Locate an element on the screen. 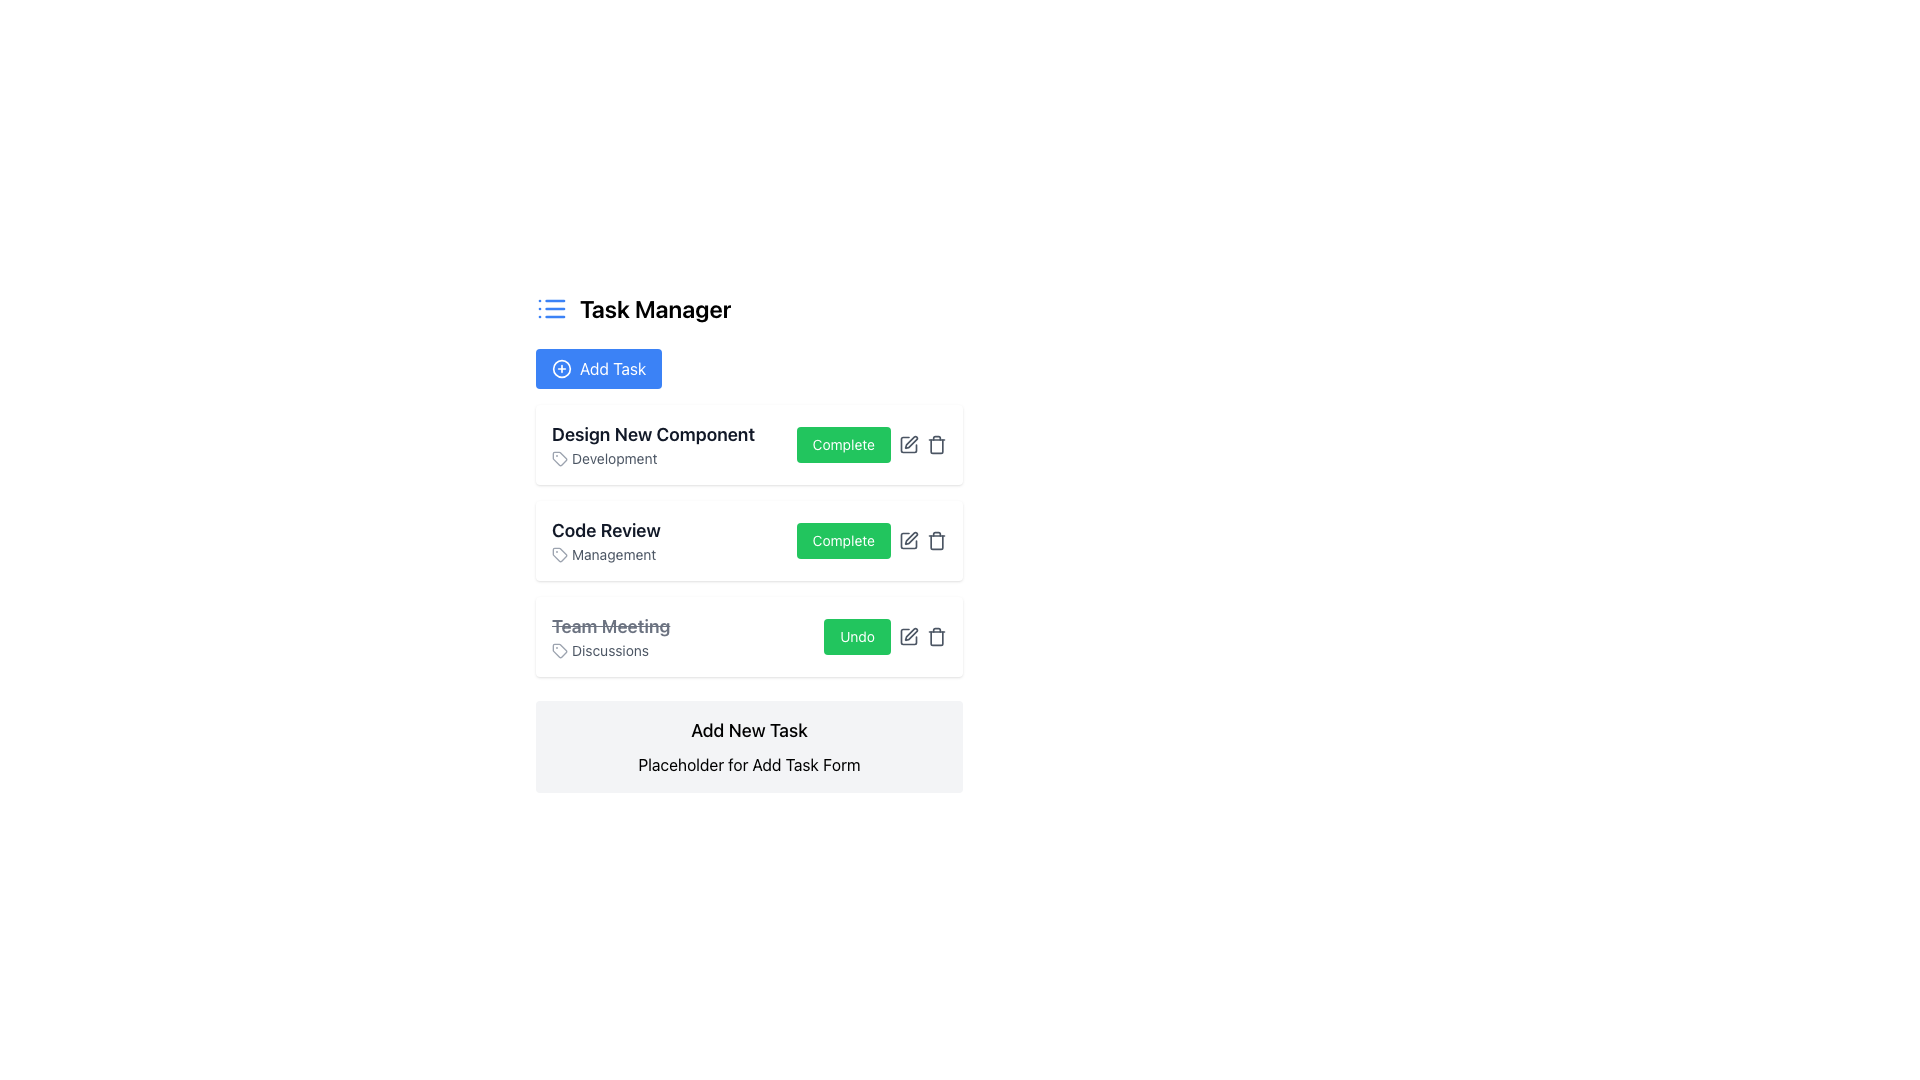 This screenshot has height=1080, width=1920. the trash can icon button is located at coordinates (935, 540).